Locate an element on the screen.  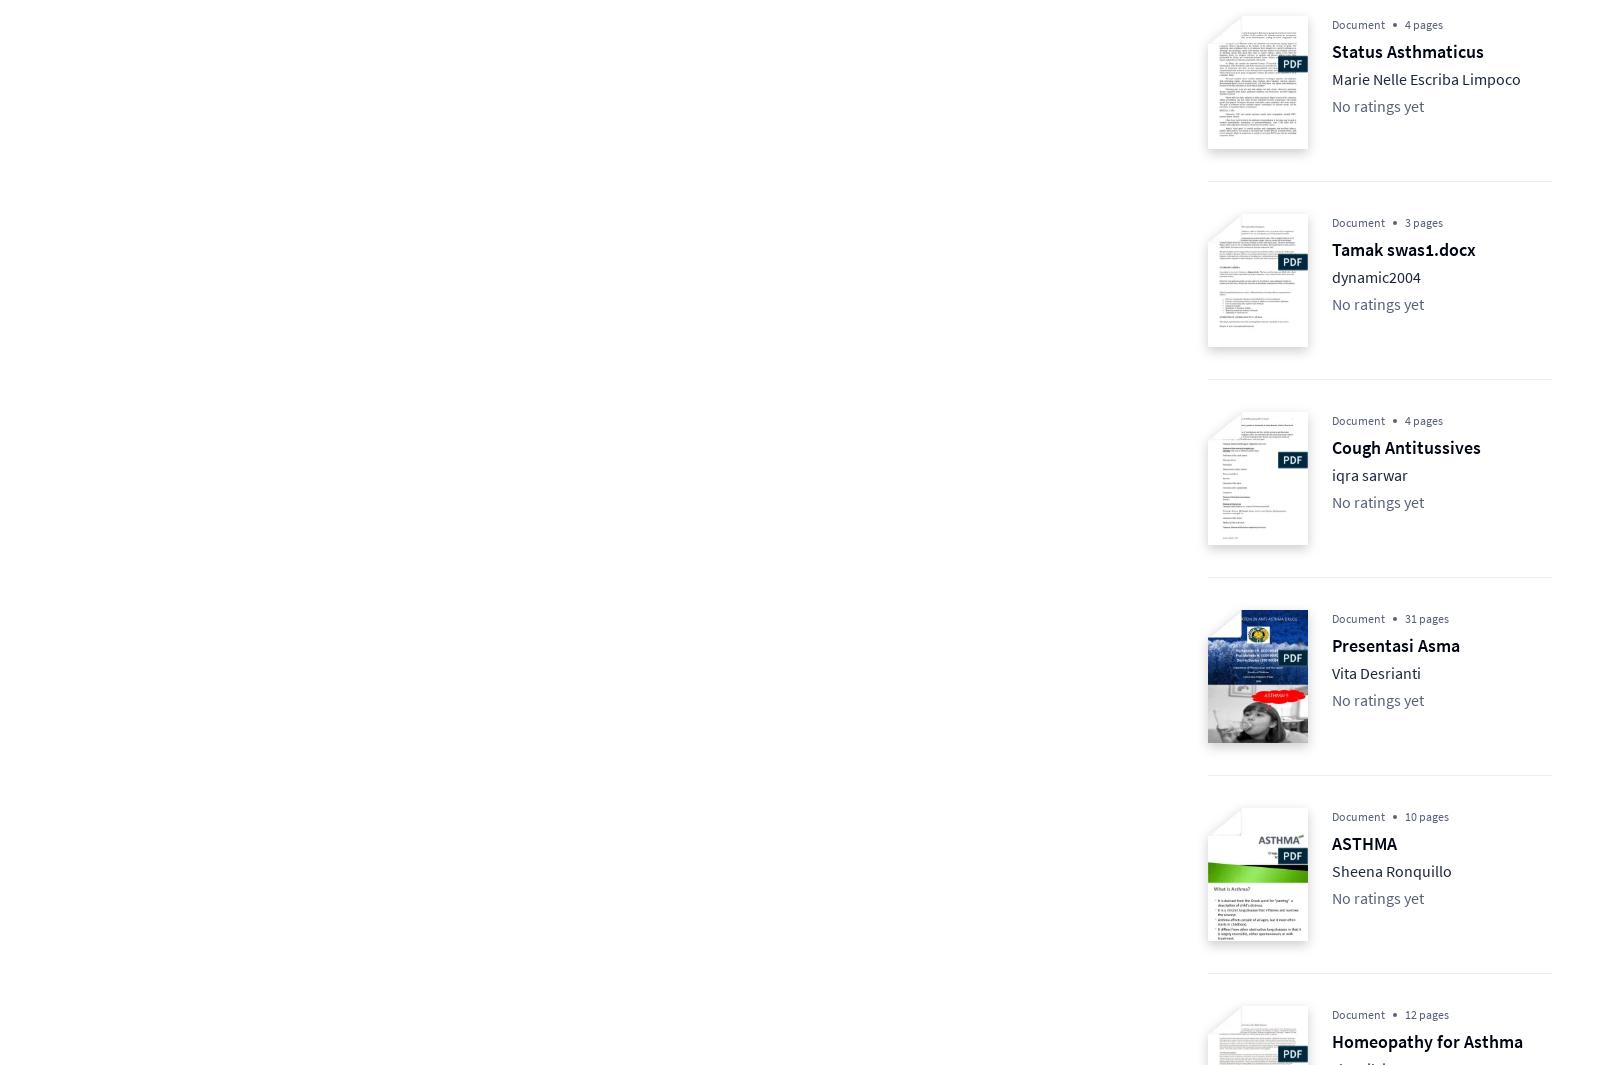
'Marie Nelle Escriba Limpoco' is located at coordinates (1426, 78).